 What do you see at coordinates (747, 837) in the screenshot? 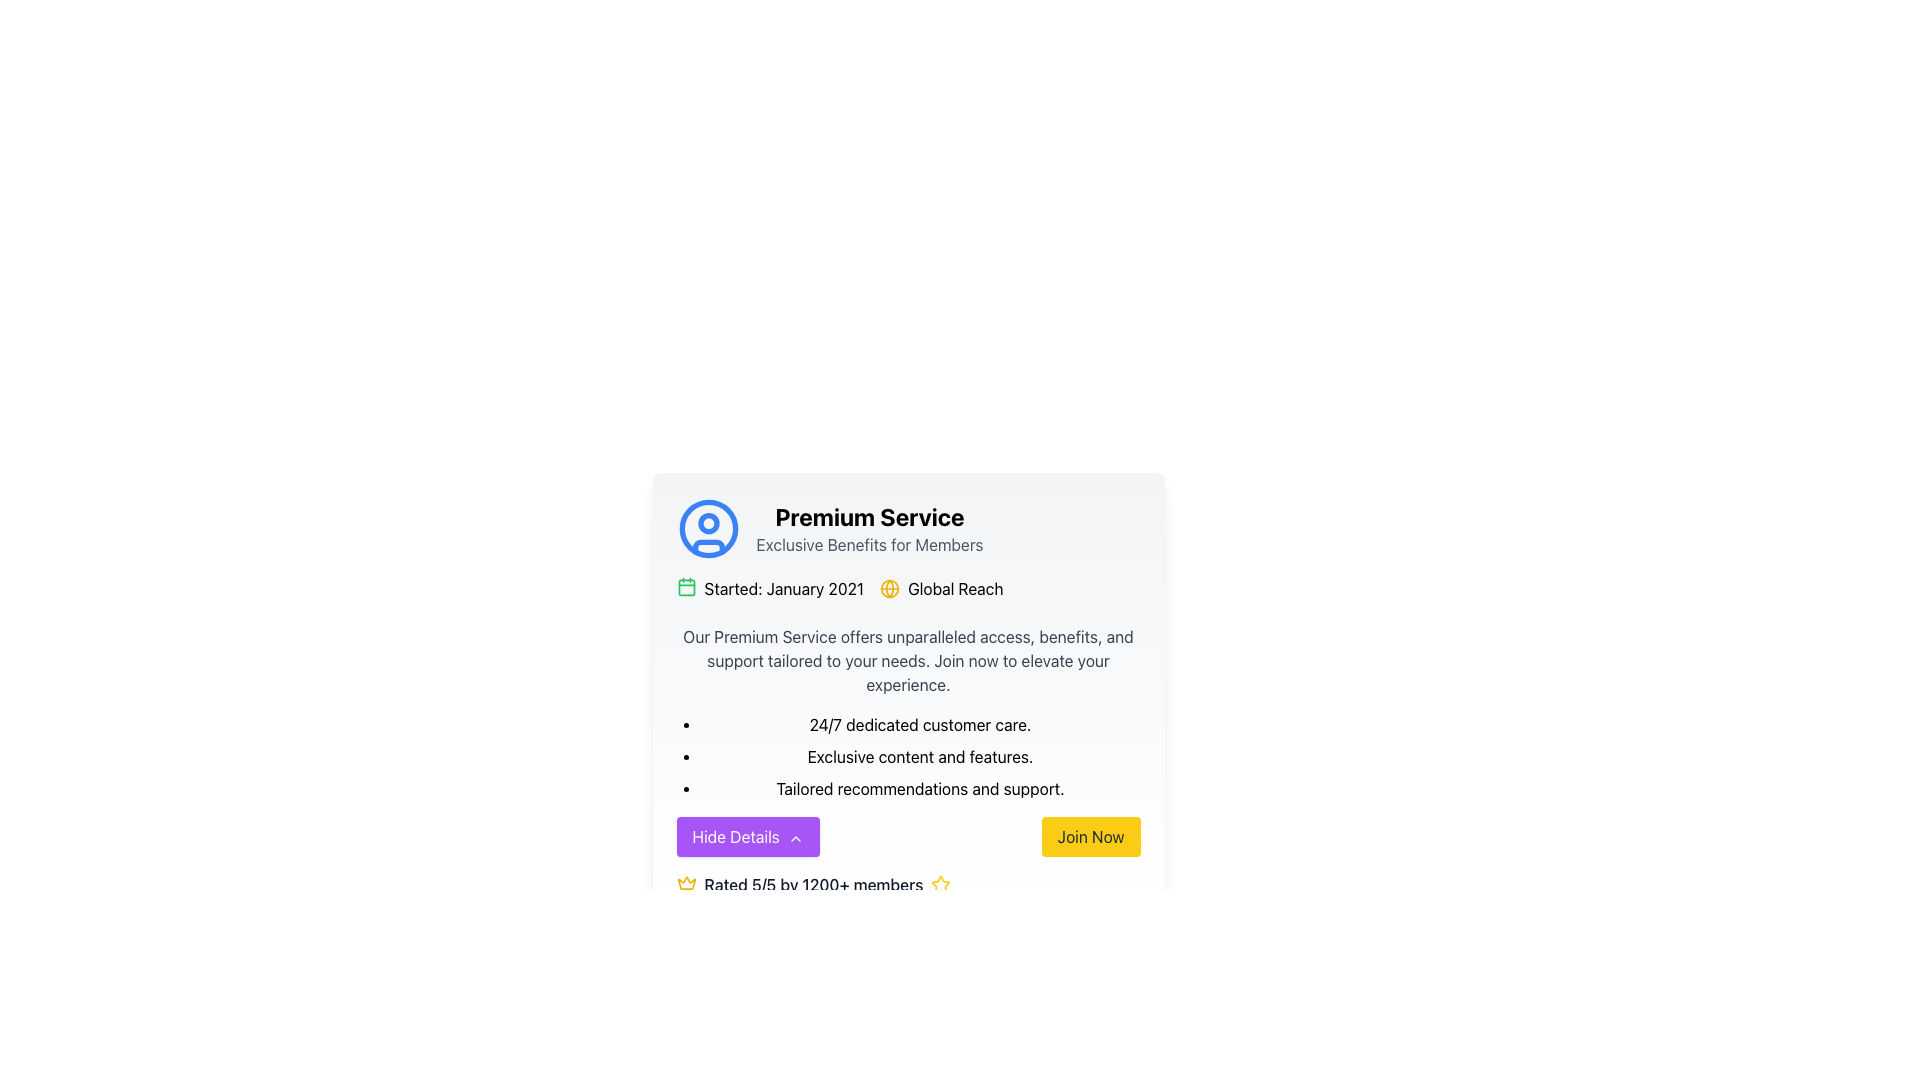
I see `the rectangular button with a purple background and white text reading 'Hide Details'` at bounding box center [747, 837].